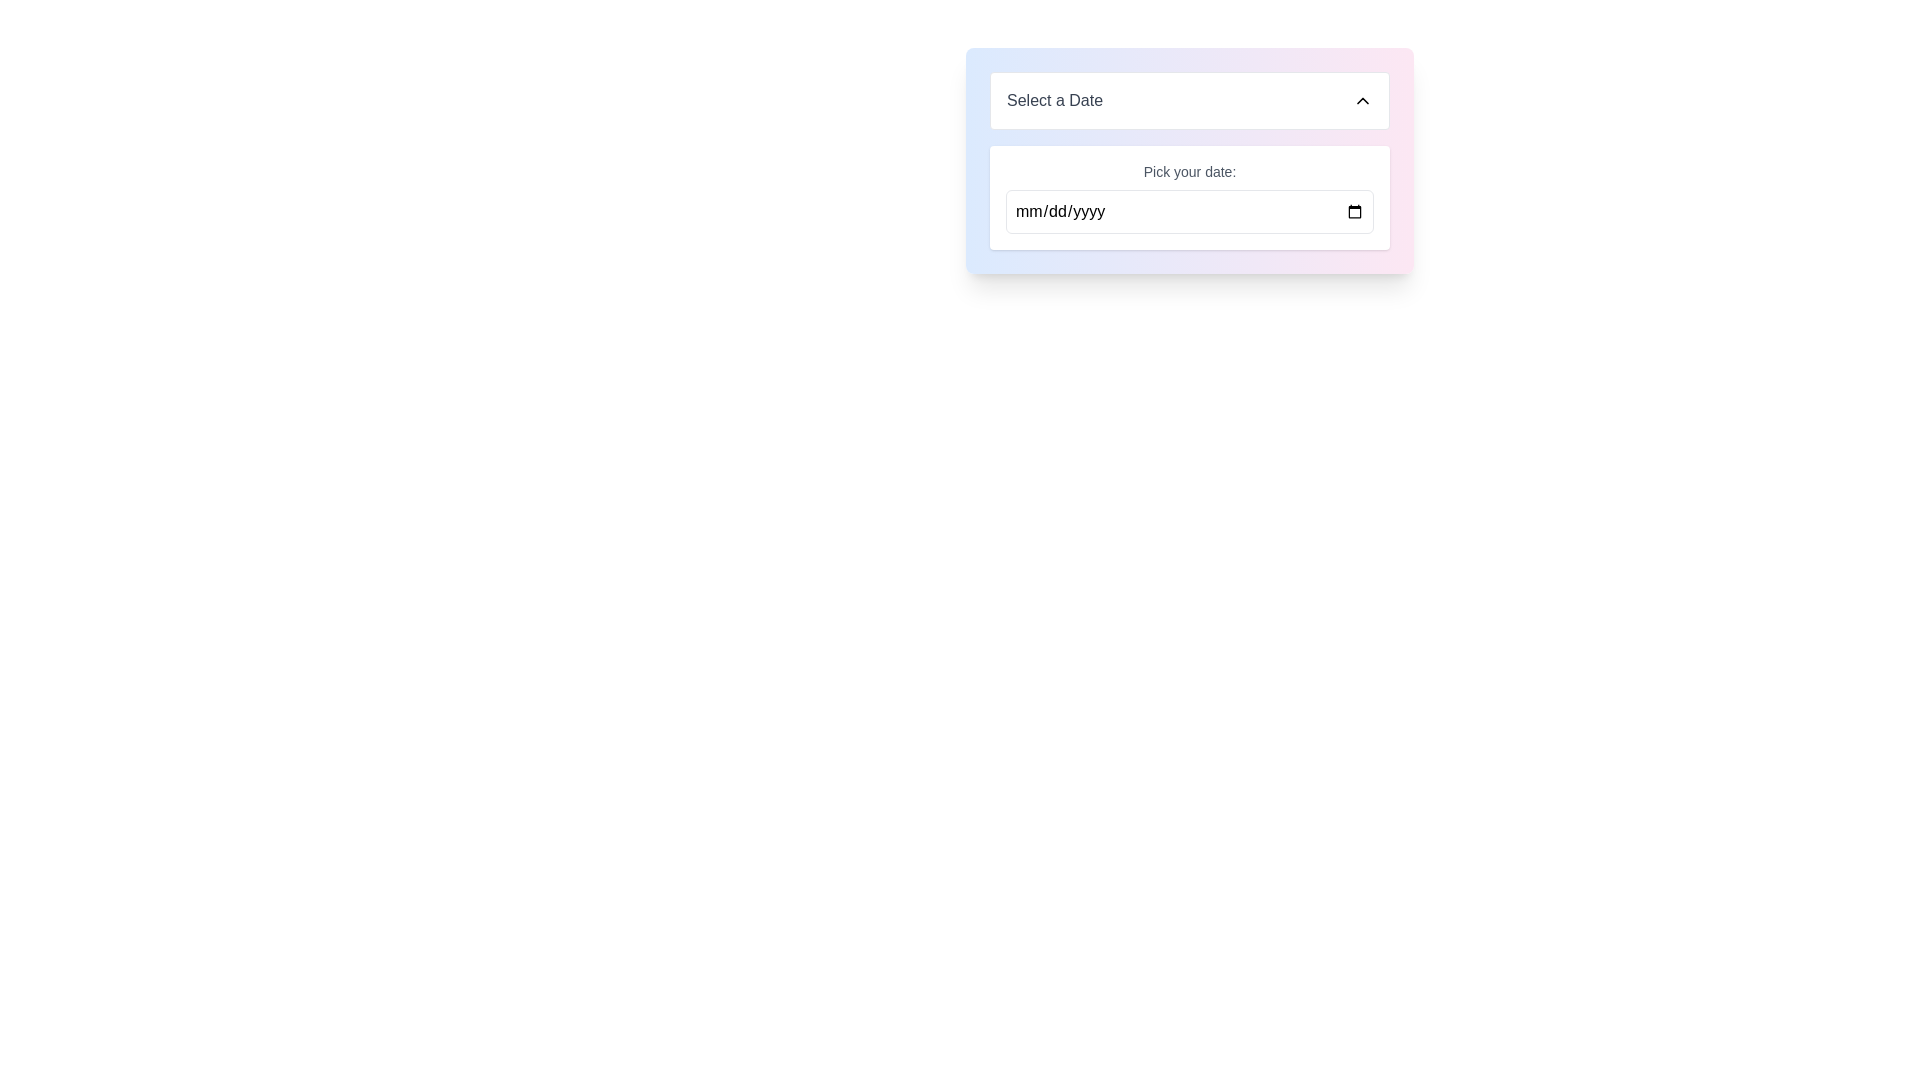  I want to click on the Dropdown Button labeled 'Select a Date', so click(1190, 100).